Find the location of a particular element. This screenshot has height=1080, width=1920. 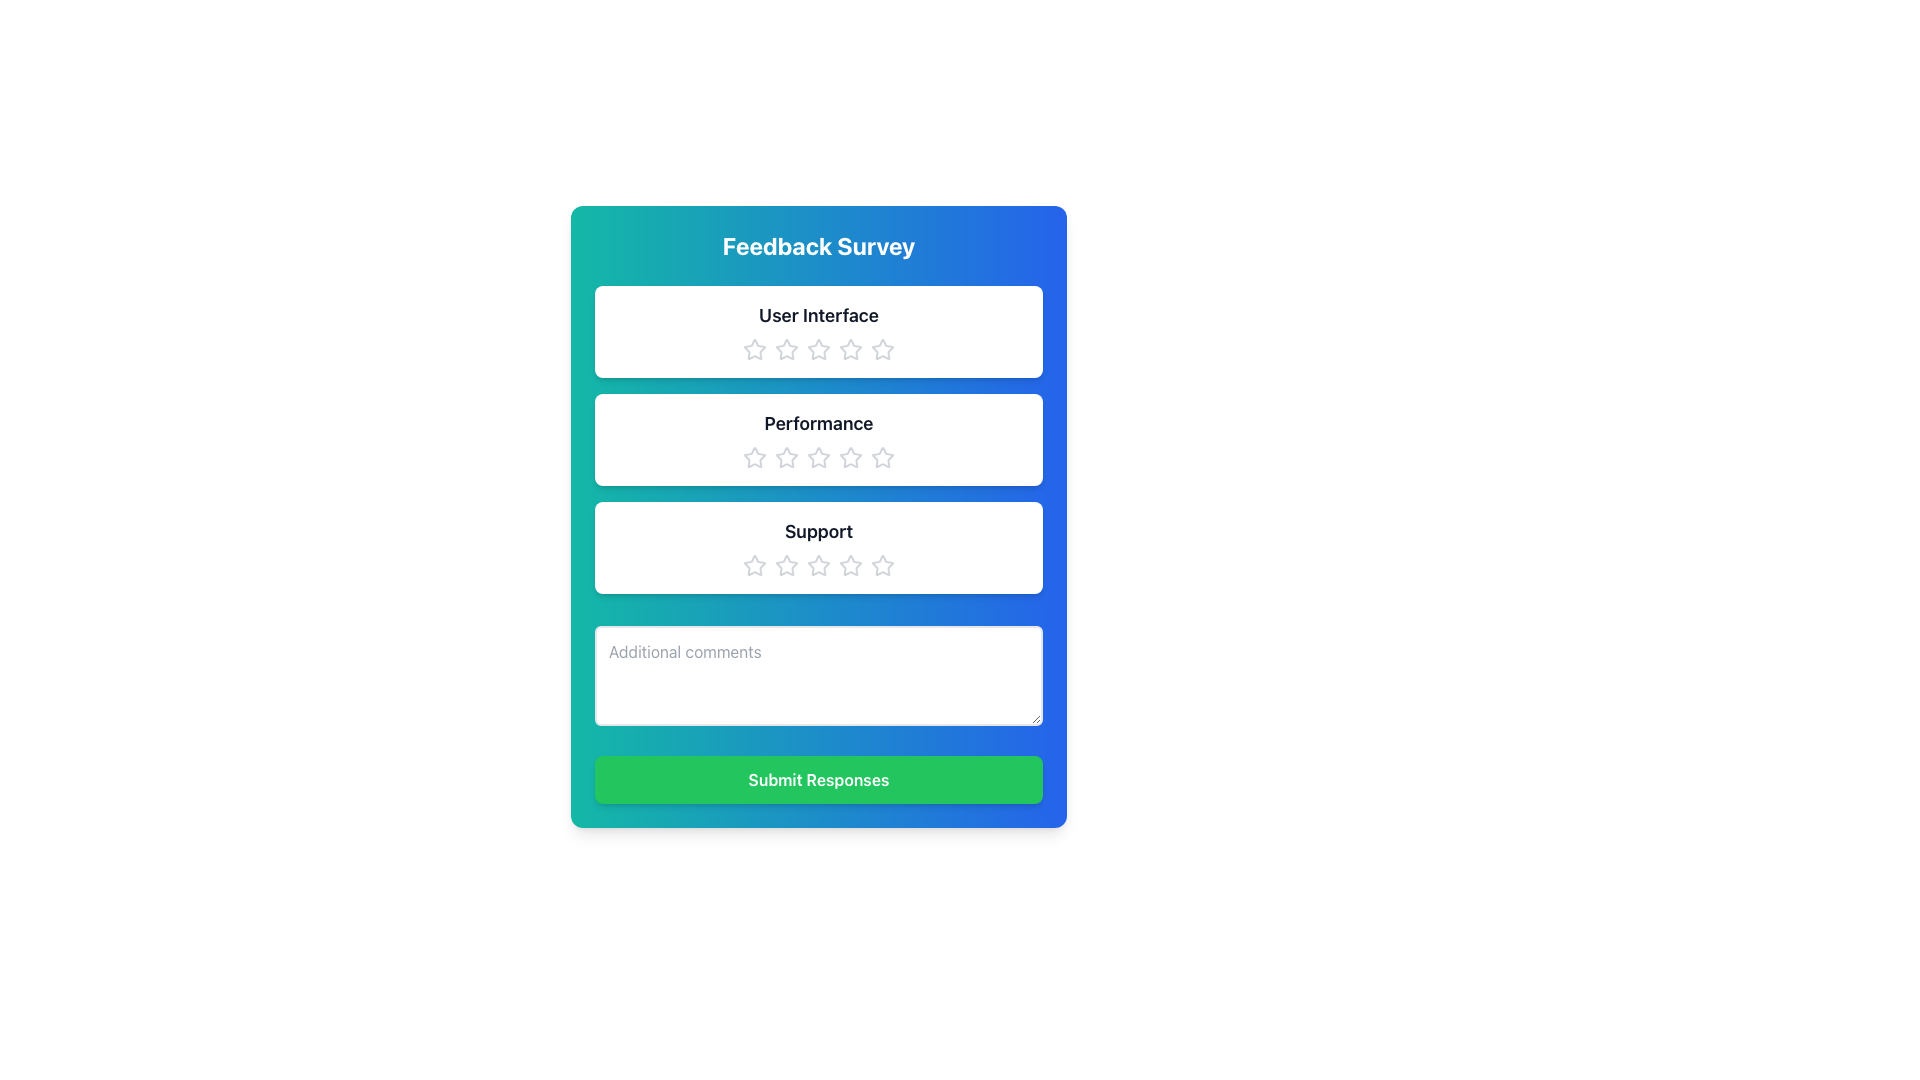

the third star is located at coordinates (881, 456).